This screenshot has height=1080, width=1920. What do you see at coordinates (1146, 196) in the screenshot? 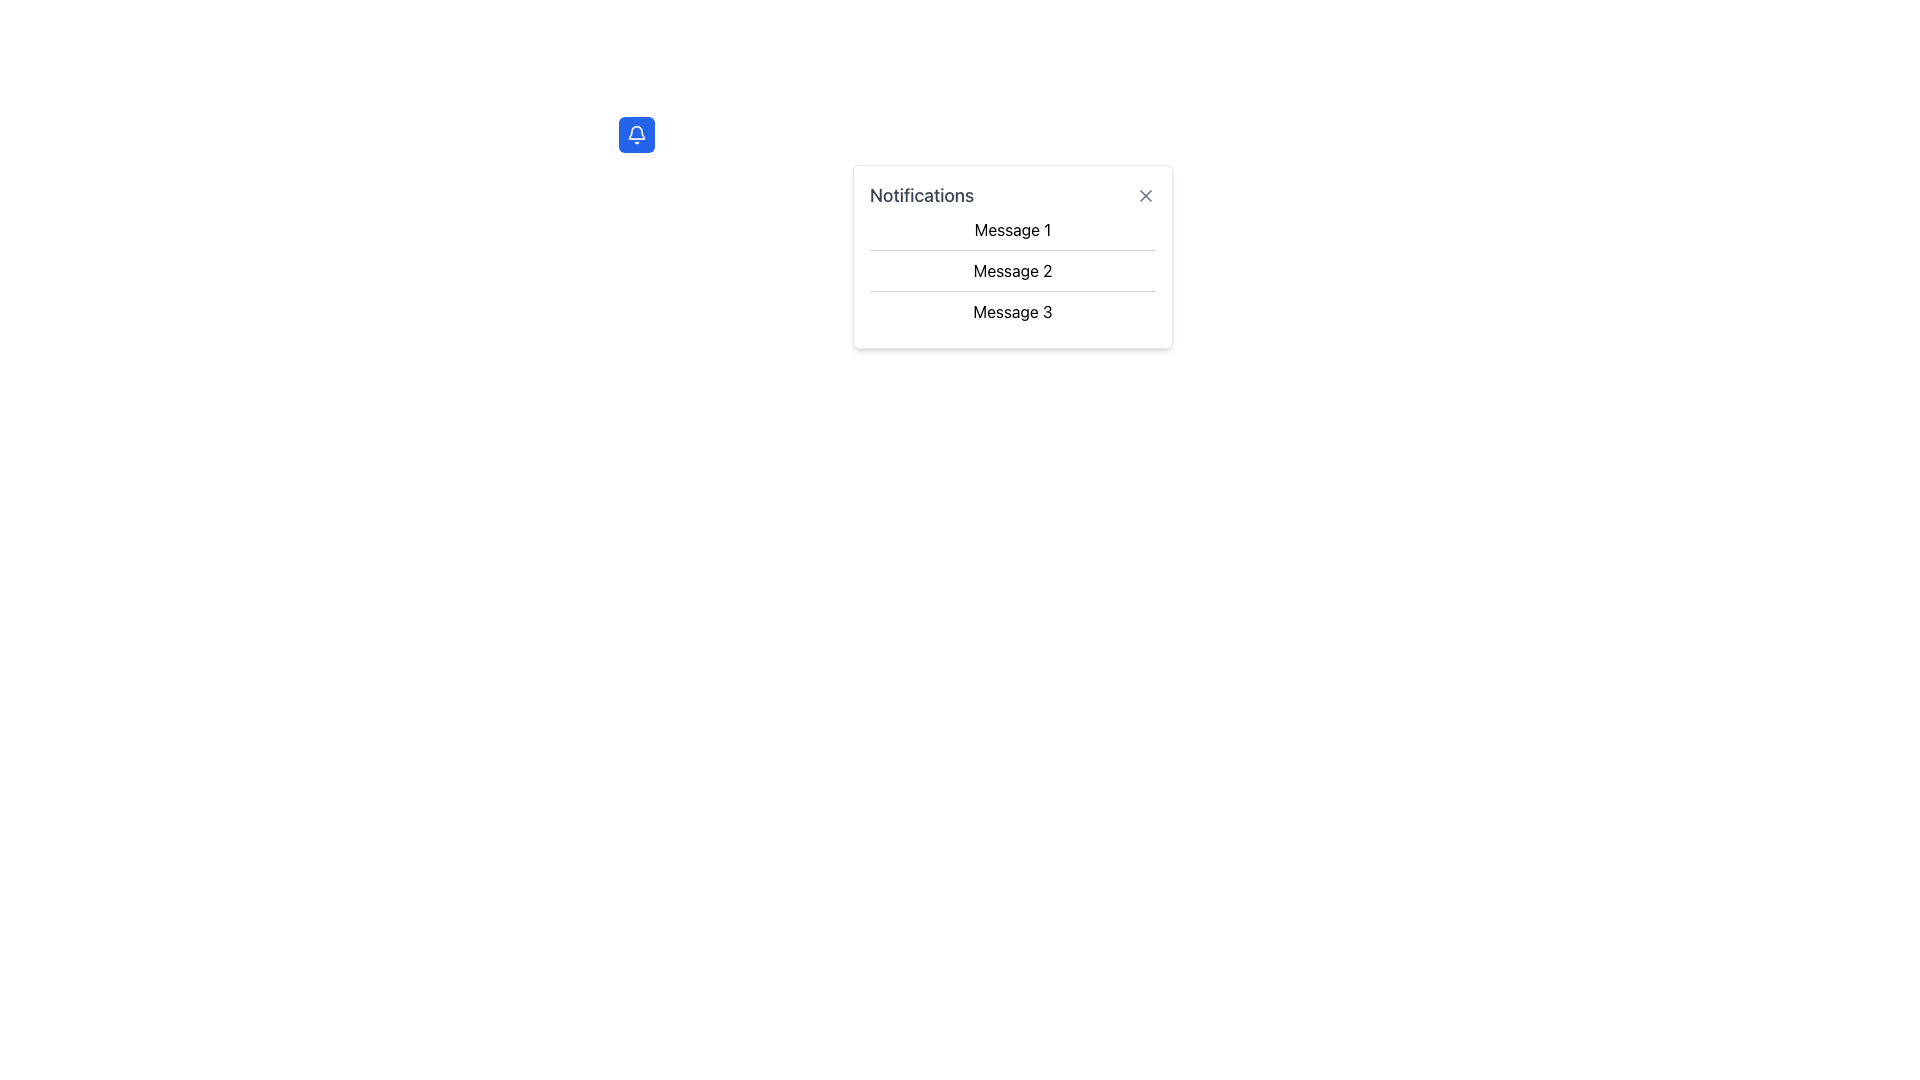
I see `the close button icon for the notification panel, which is located at the top-right corner of the panel, aligned with the title text 'Notifications'` at bounding box center [1146, 196].